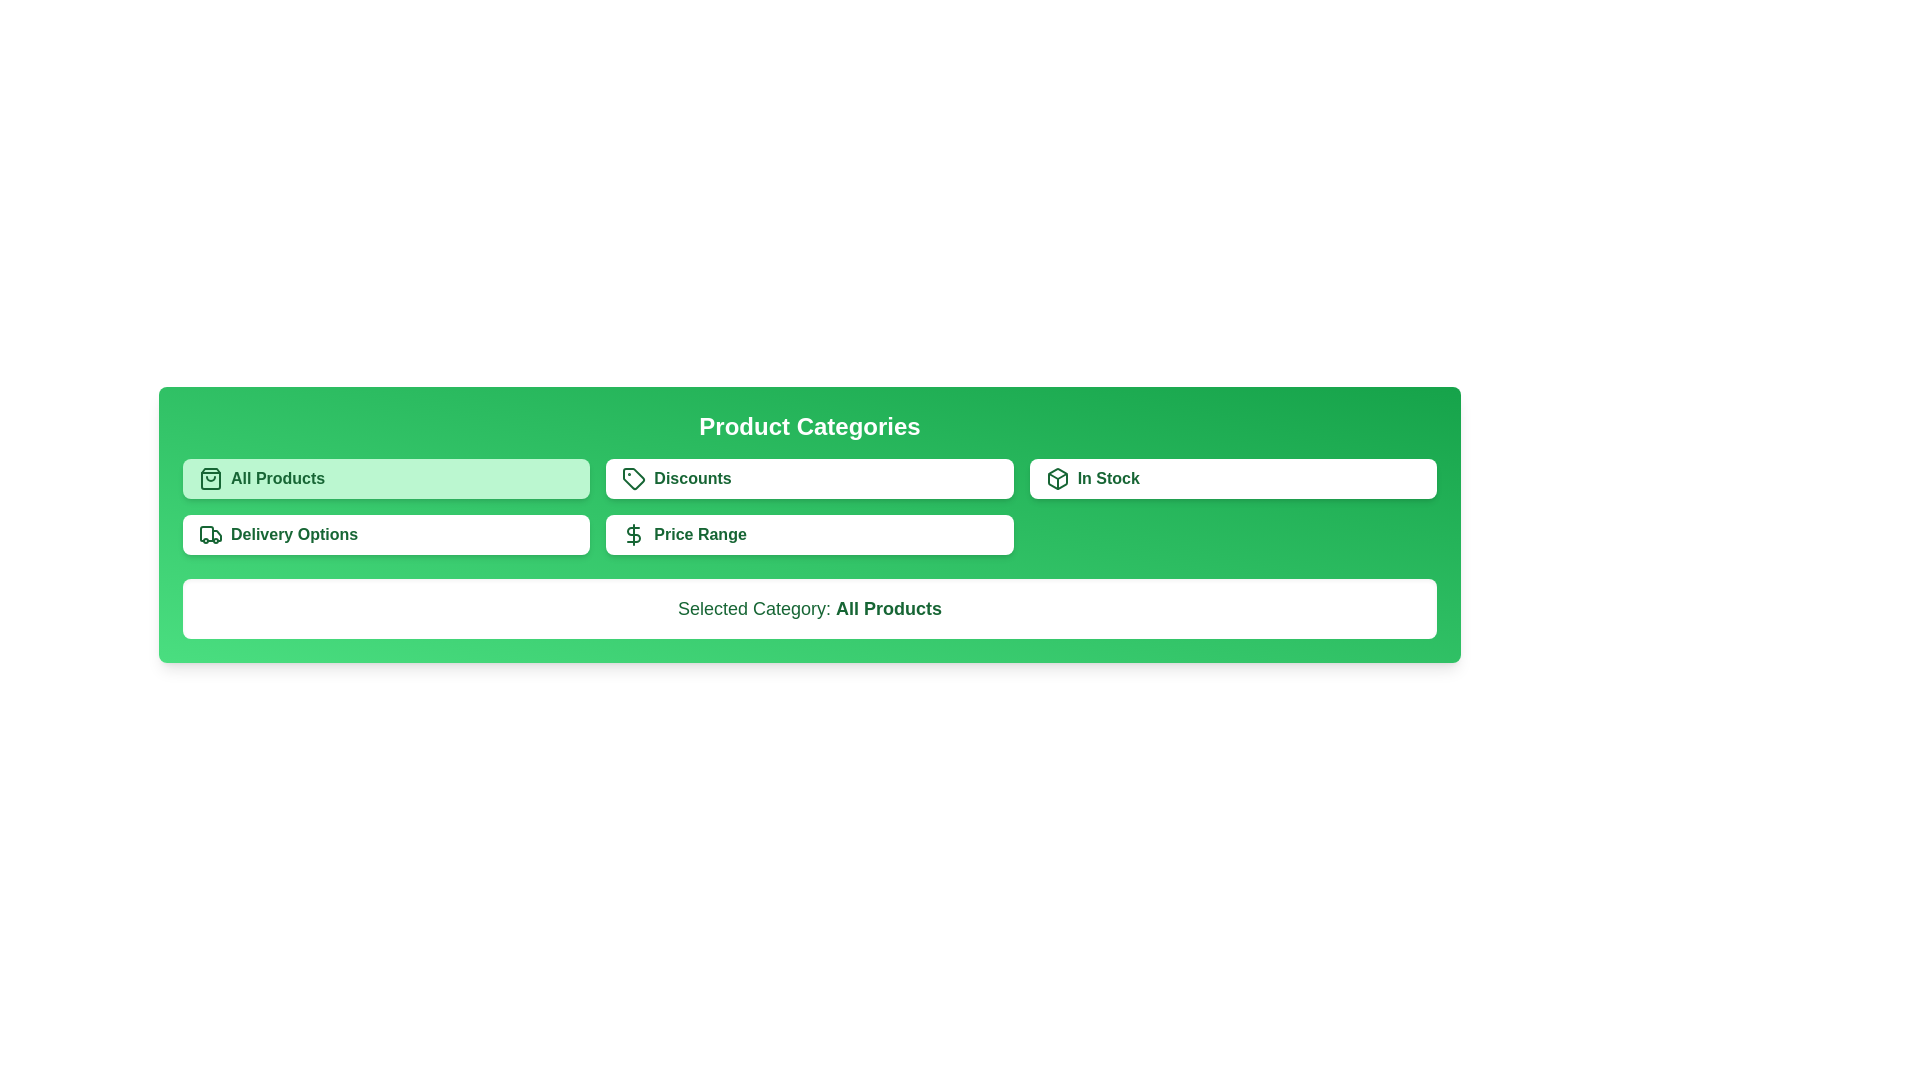  I want to click on the shopping bag icon with a green outline that is positioned to the left of the text 'All Products', so click(211, 478).